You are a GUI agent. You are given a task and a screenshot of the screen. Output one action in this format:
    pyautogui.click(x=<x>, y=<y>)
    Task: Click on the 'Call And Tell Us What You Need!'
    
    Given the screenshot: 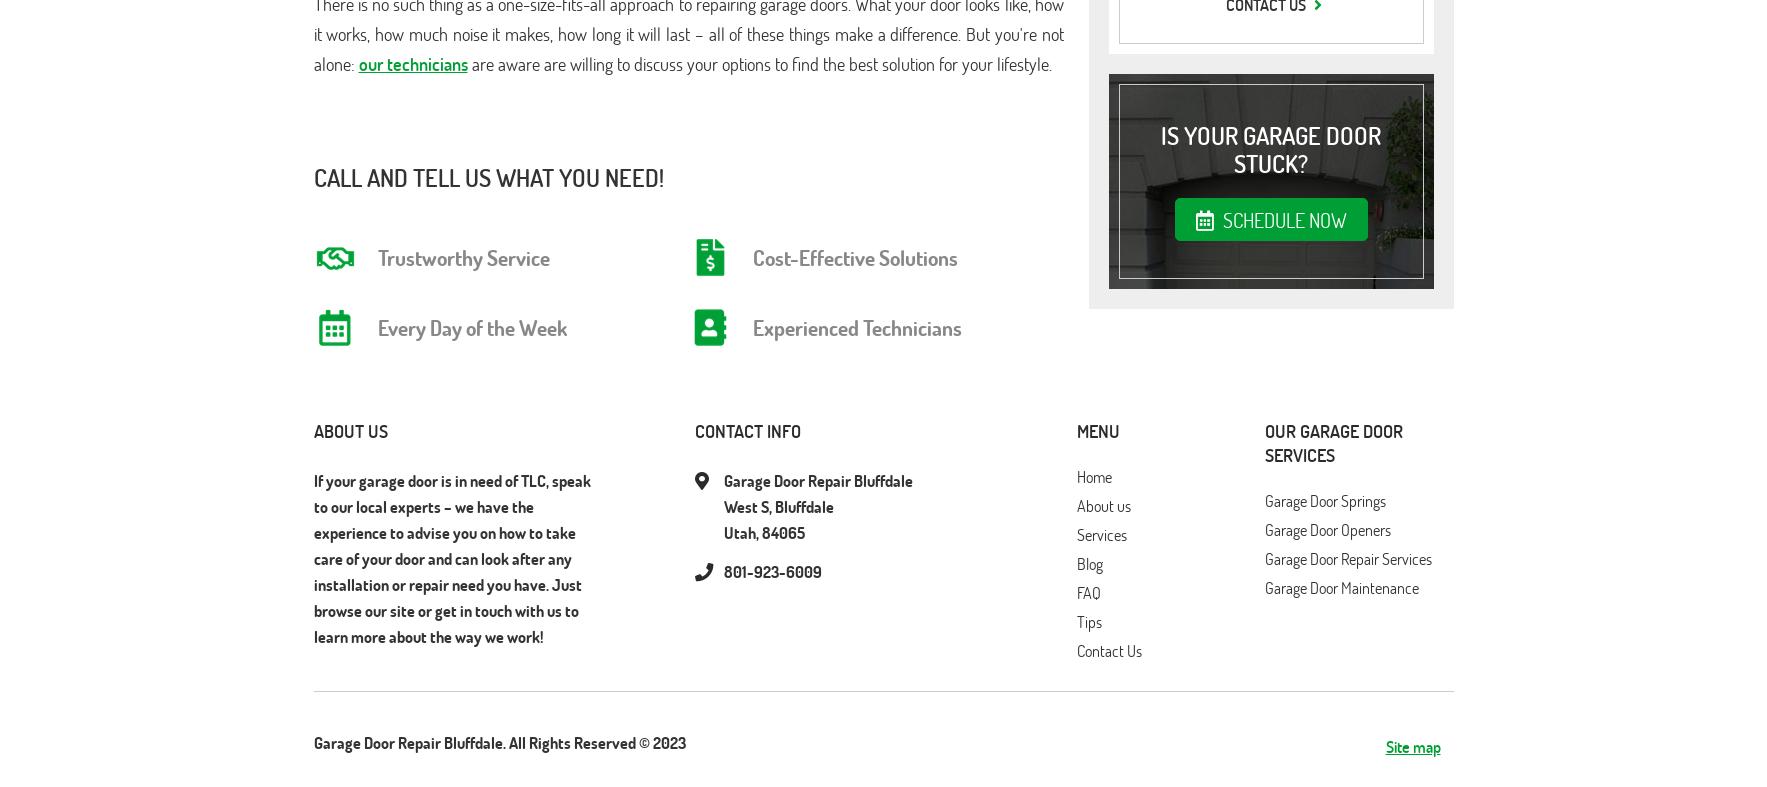 What is the action you would take?
    pyautogui.click(x=488, y=177)
    